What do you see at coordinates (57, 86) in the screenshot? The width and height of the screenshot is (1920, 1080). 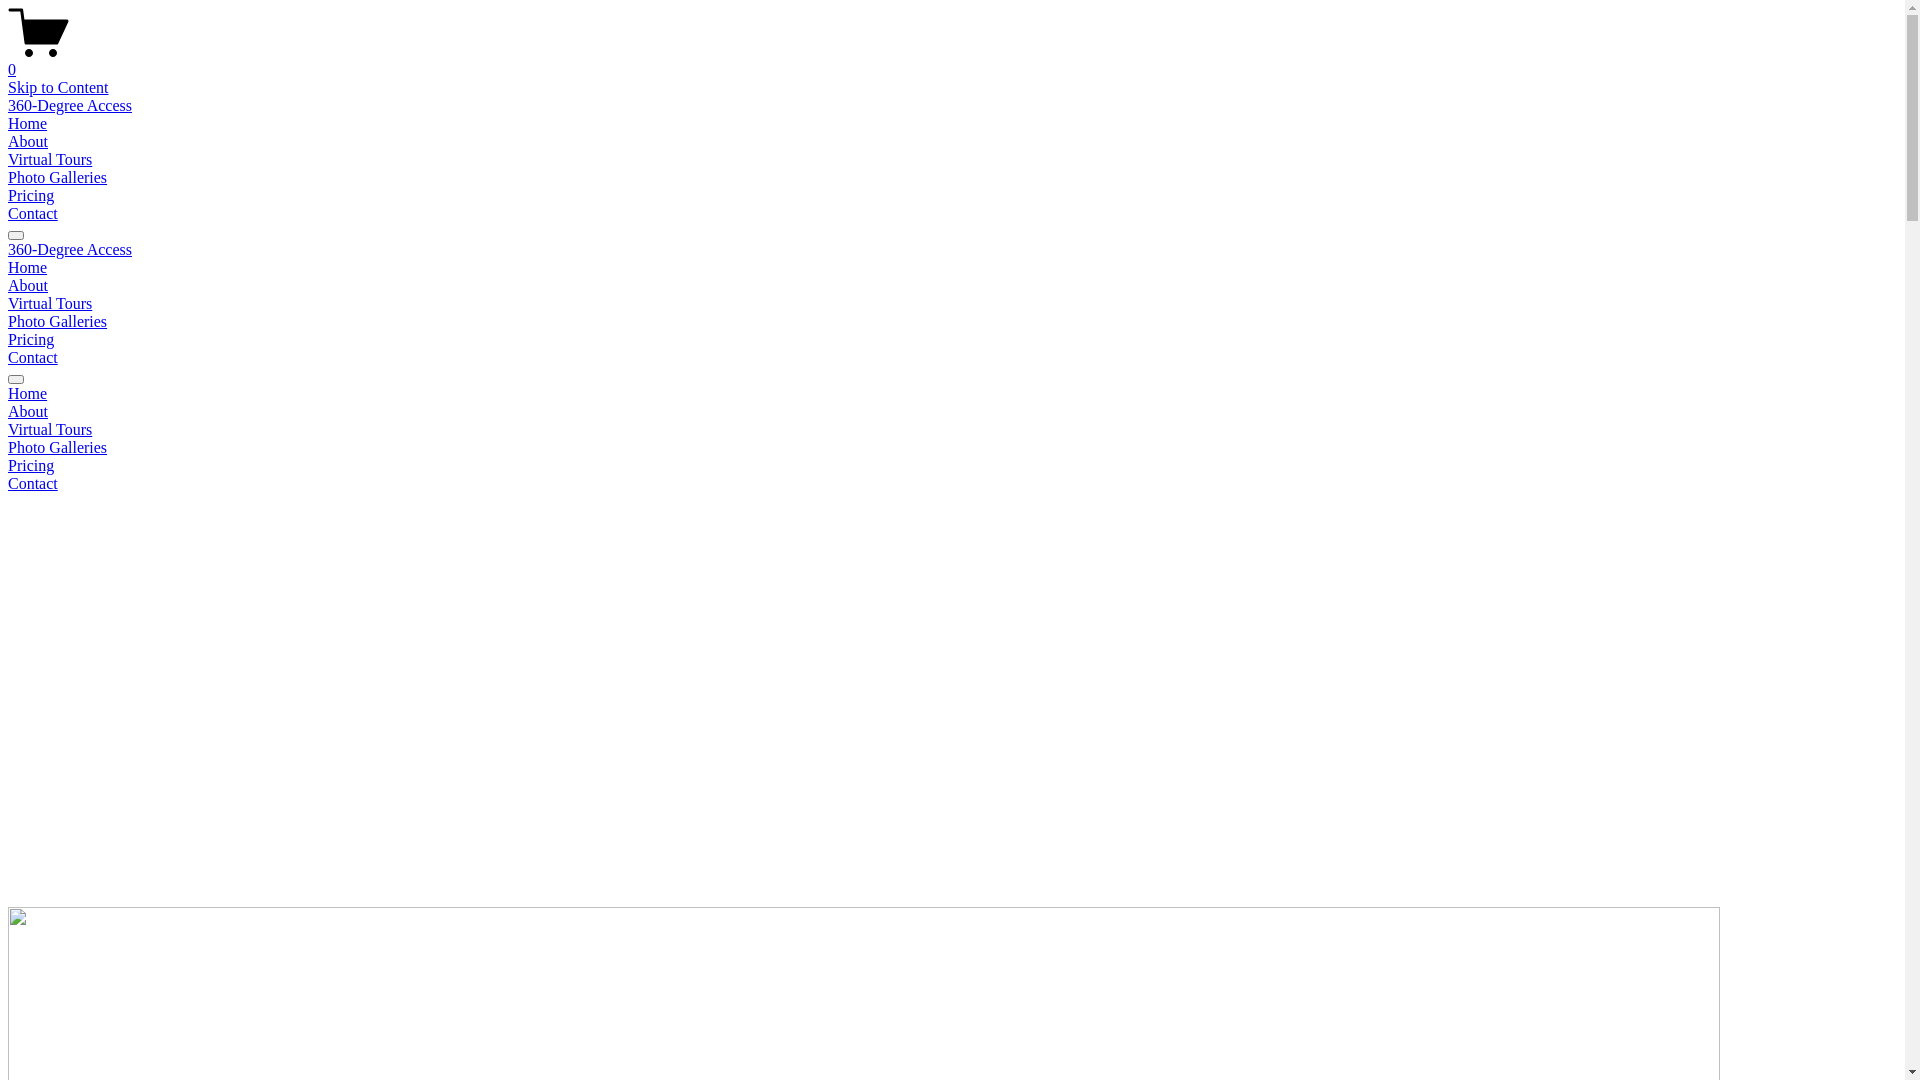 I see `'Skip to Content'` at bounding box center [57, 86].